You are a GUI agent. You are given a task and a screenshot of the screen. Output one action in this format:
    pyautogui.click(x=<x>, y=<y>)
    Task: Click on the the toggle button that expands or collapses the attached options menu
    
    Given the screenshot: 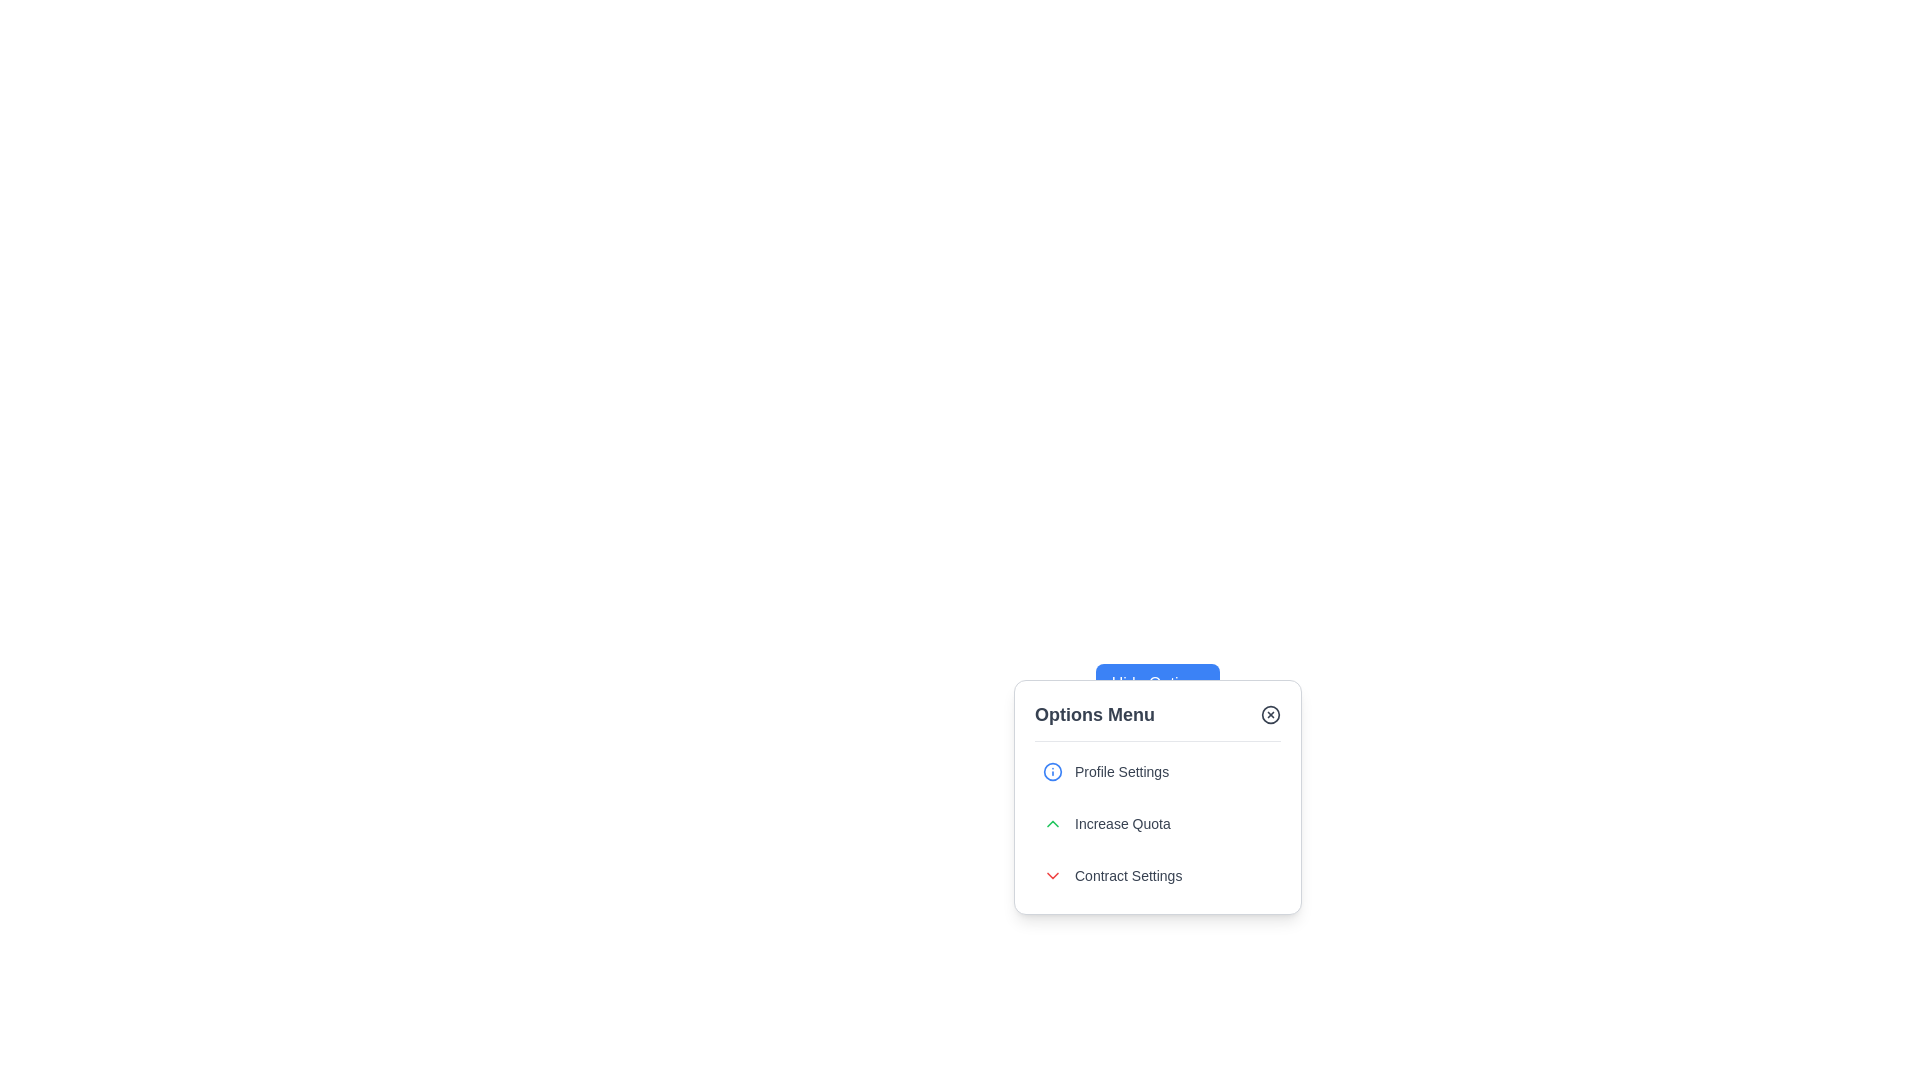 What is the action you would take?
    pyautogui.click(x=1157, y=682)
    